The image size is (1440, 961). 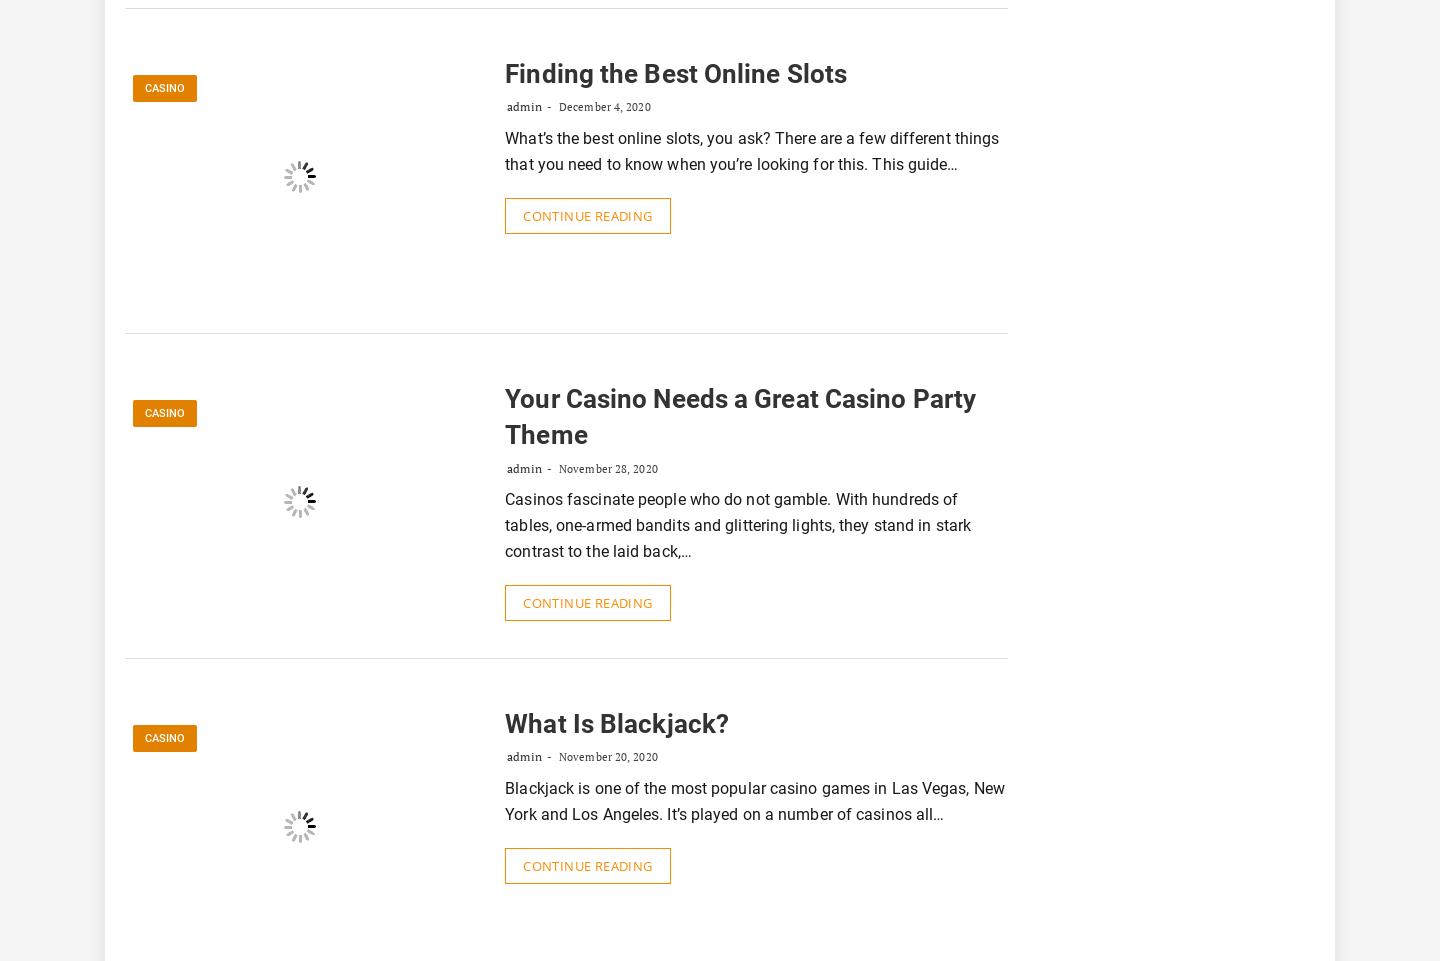 I want to click on 'Blackjack is one of the most popular casino games in Las Vegas, New York and Los Angeles. It’s played on a number of casinos all…', so click(x=753, y=799).